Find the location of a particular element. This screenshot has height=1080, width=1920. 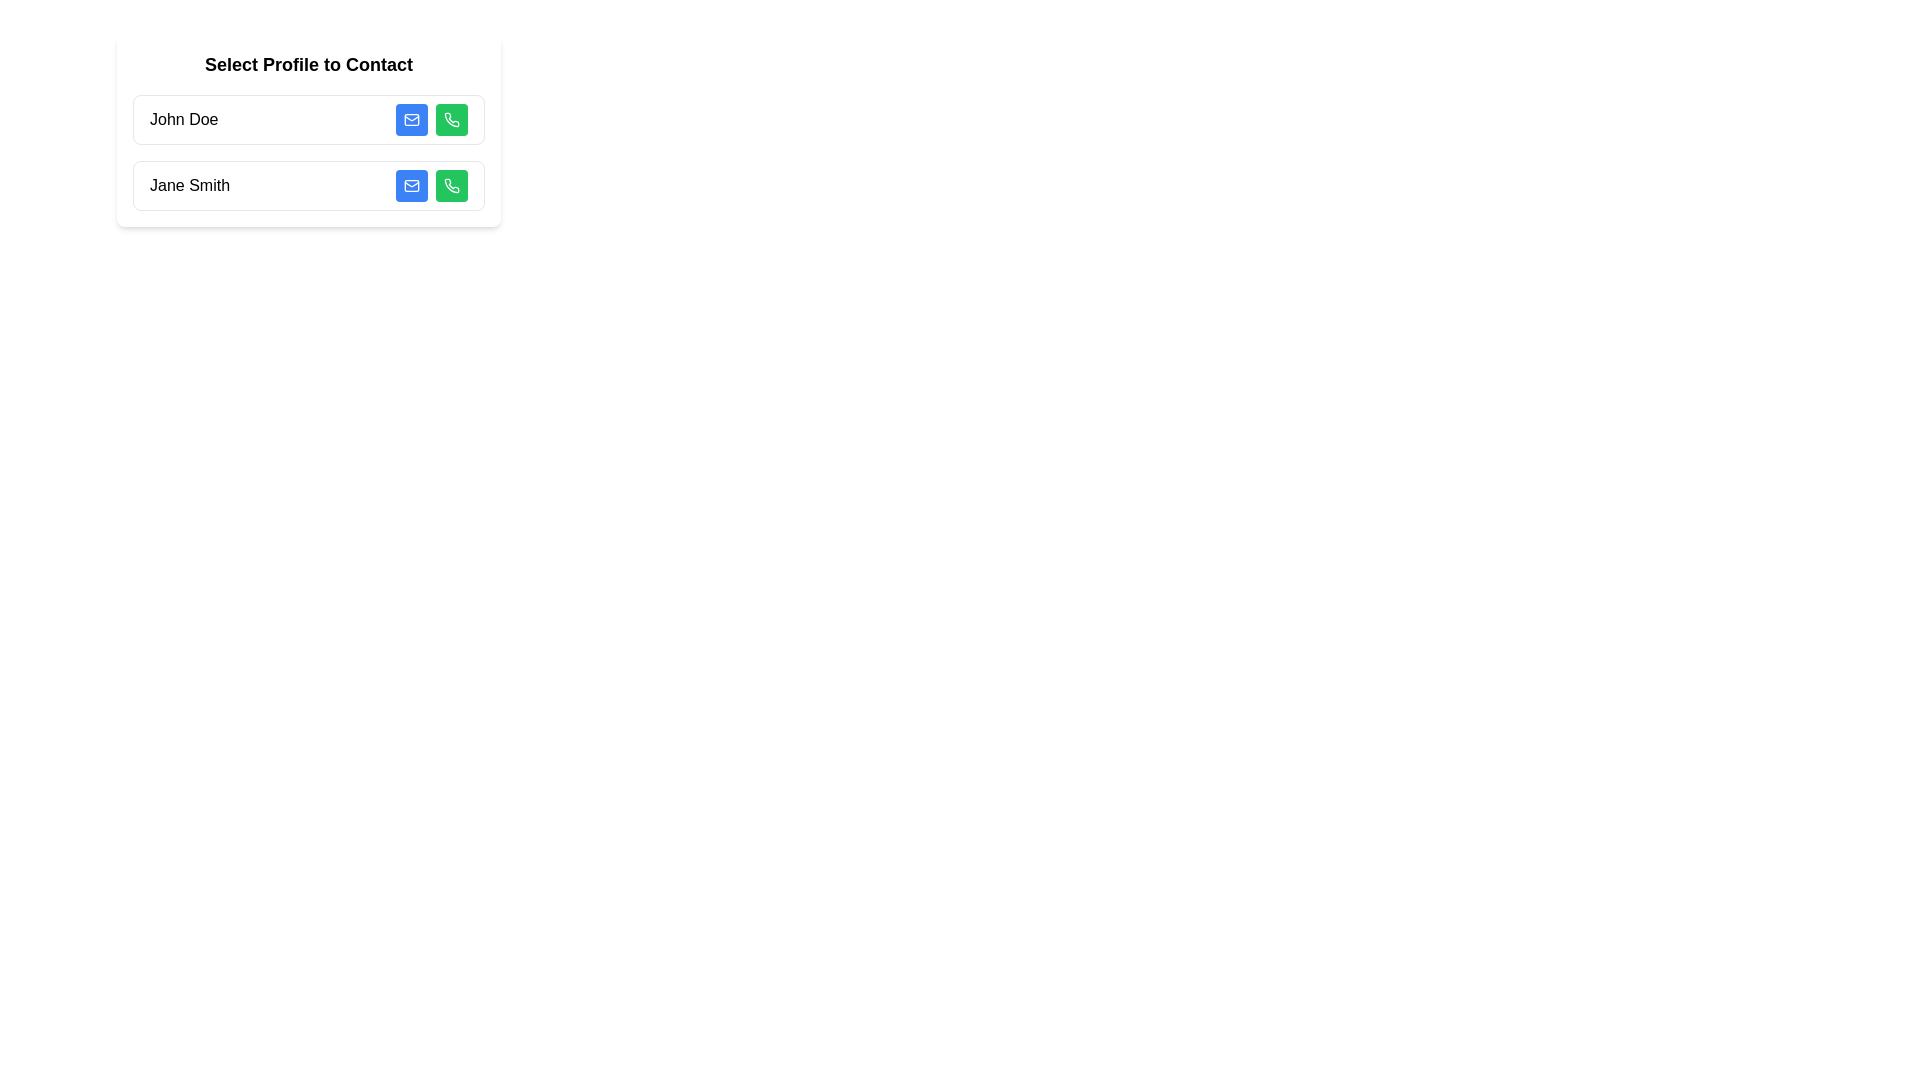

the interactive button group for 'John Doe,' which contains a blue mail icon button and a green phone icon button is located at coordinates (431, 119).